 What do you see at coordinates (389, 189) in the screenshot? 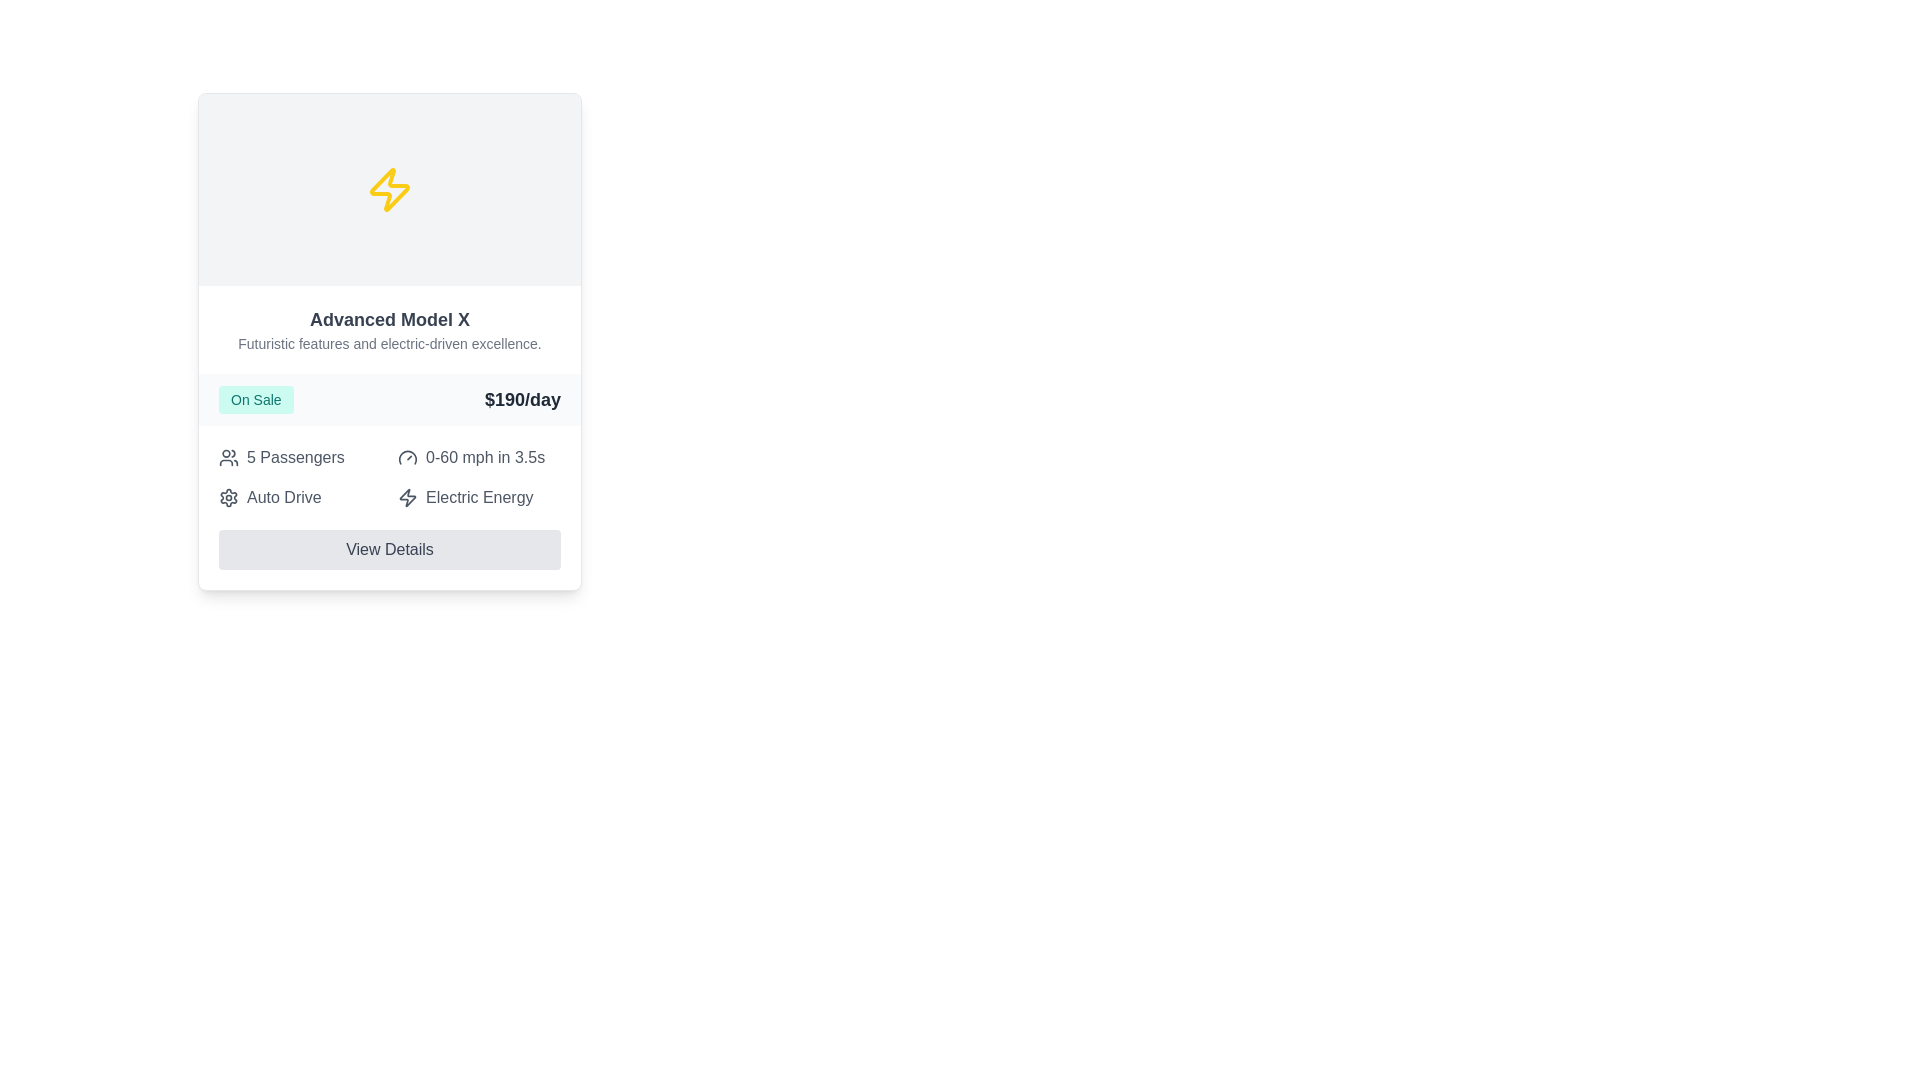
I see `the energy icon located at the top of the card arrangement, above the text 'Advanced Model X'` at bounding box center [389, 189].